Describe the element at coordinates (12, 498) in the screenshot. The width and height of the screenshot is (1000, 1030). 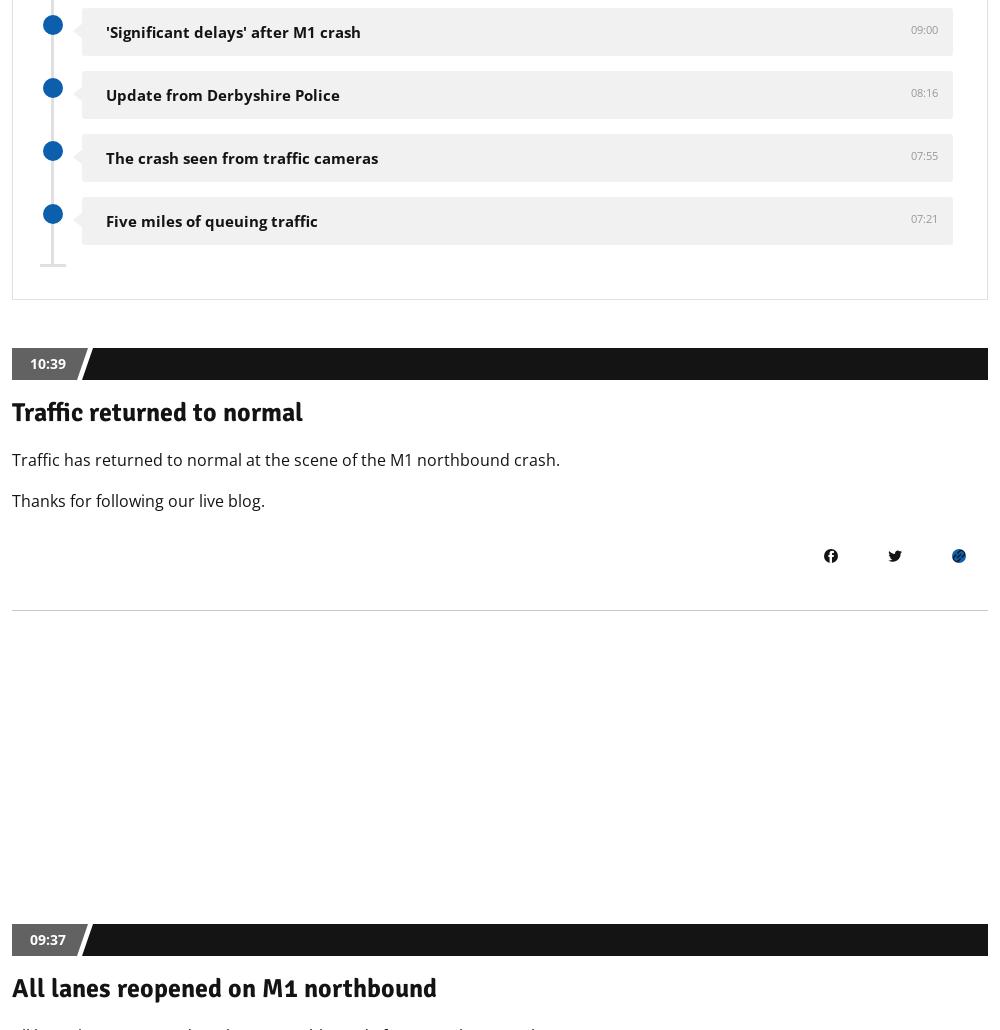
I see `'Thanks for following our live blog.'` at that location.